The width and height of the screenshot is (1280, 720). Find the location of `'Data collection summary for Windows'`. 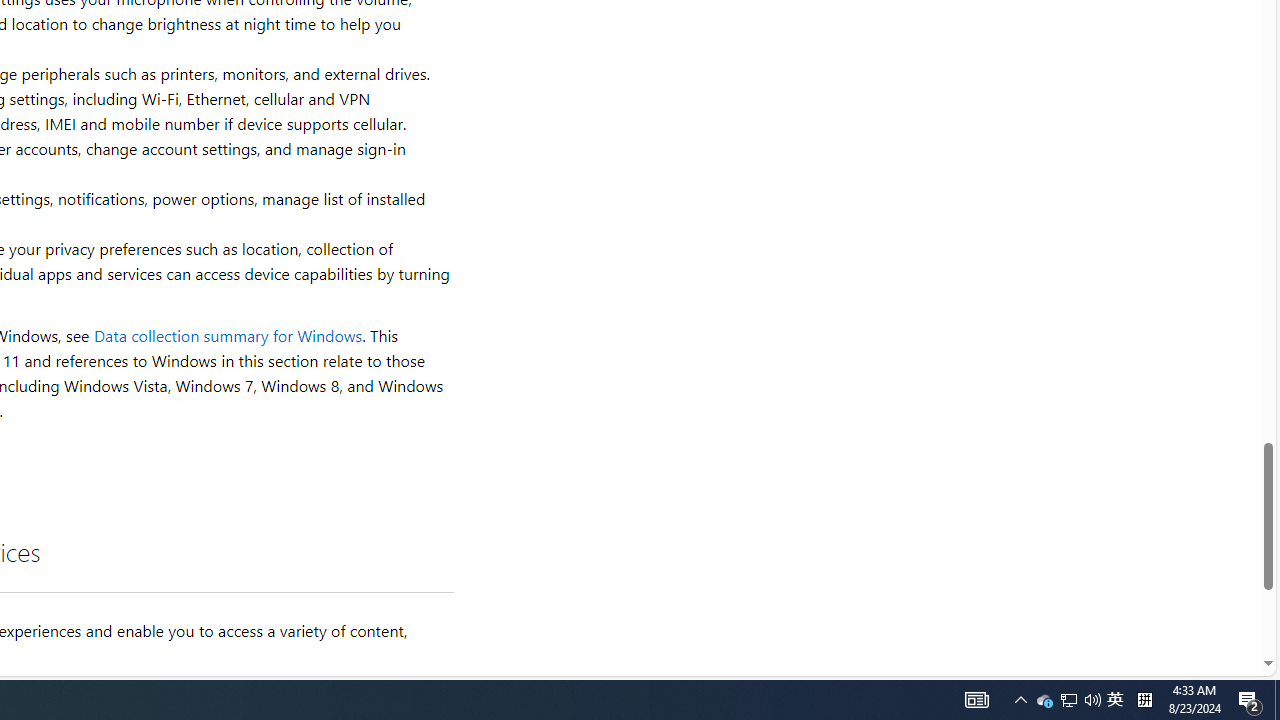

'Data collection summary for Windows' is located at coordinates (228, 334).